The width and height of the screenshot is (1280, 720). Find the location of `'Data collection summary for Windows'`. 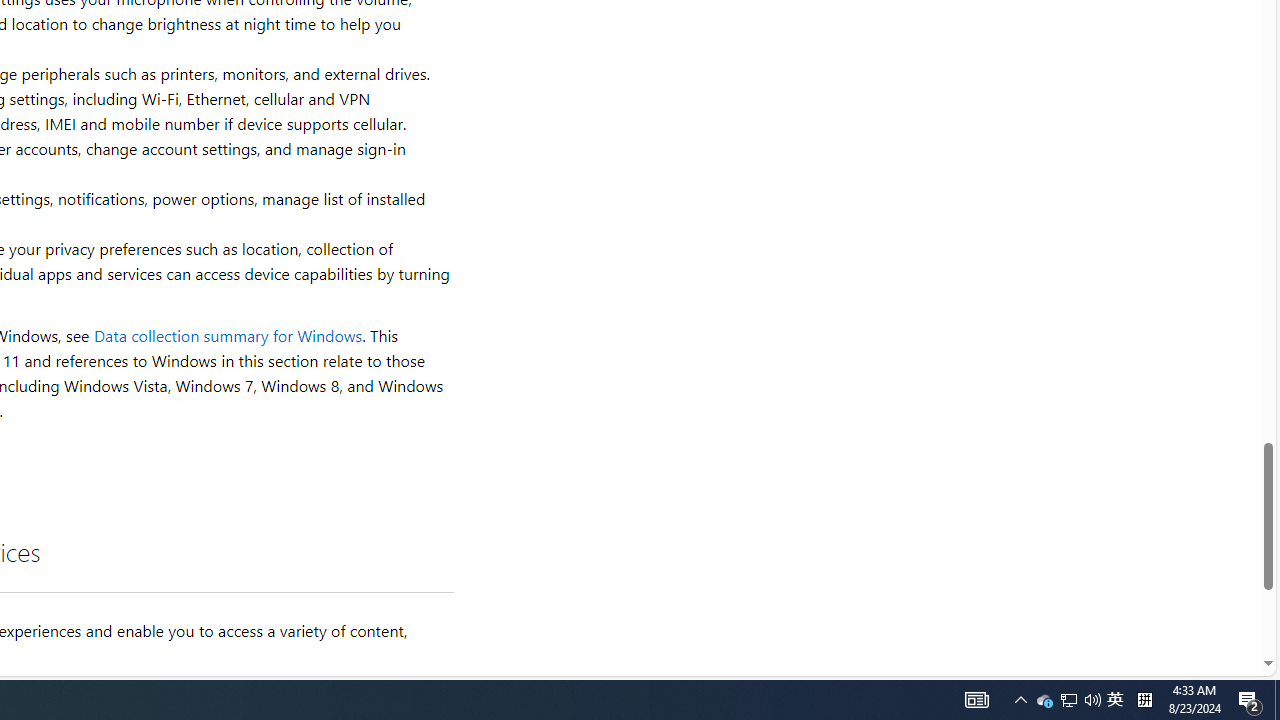

'Data collection summary for Windows' is located at coordinates (228, 334).